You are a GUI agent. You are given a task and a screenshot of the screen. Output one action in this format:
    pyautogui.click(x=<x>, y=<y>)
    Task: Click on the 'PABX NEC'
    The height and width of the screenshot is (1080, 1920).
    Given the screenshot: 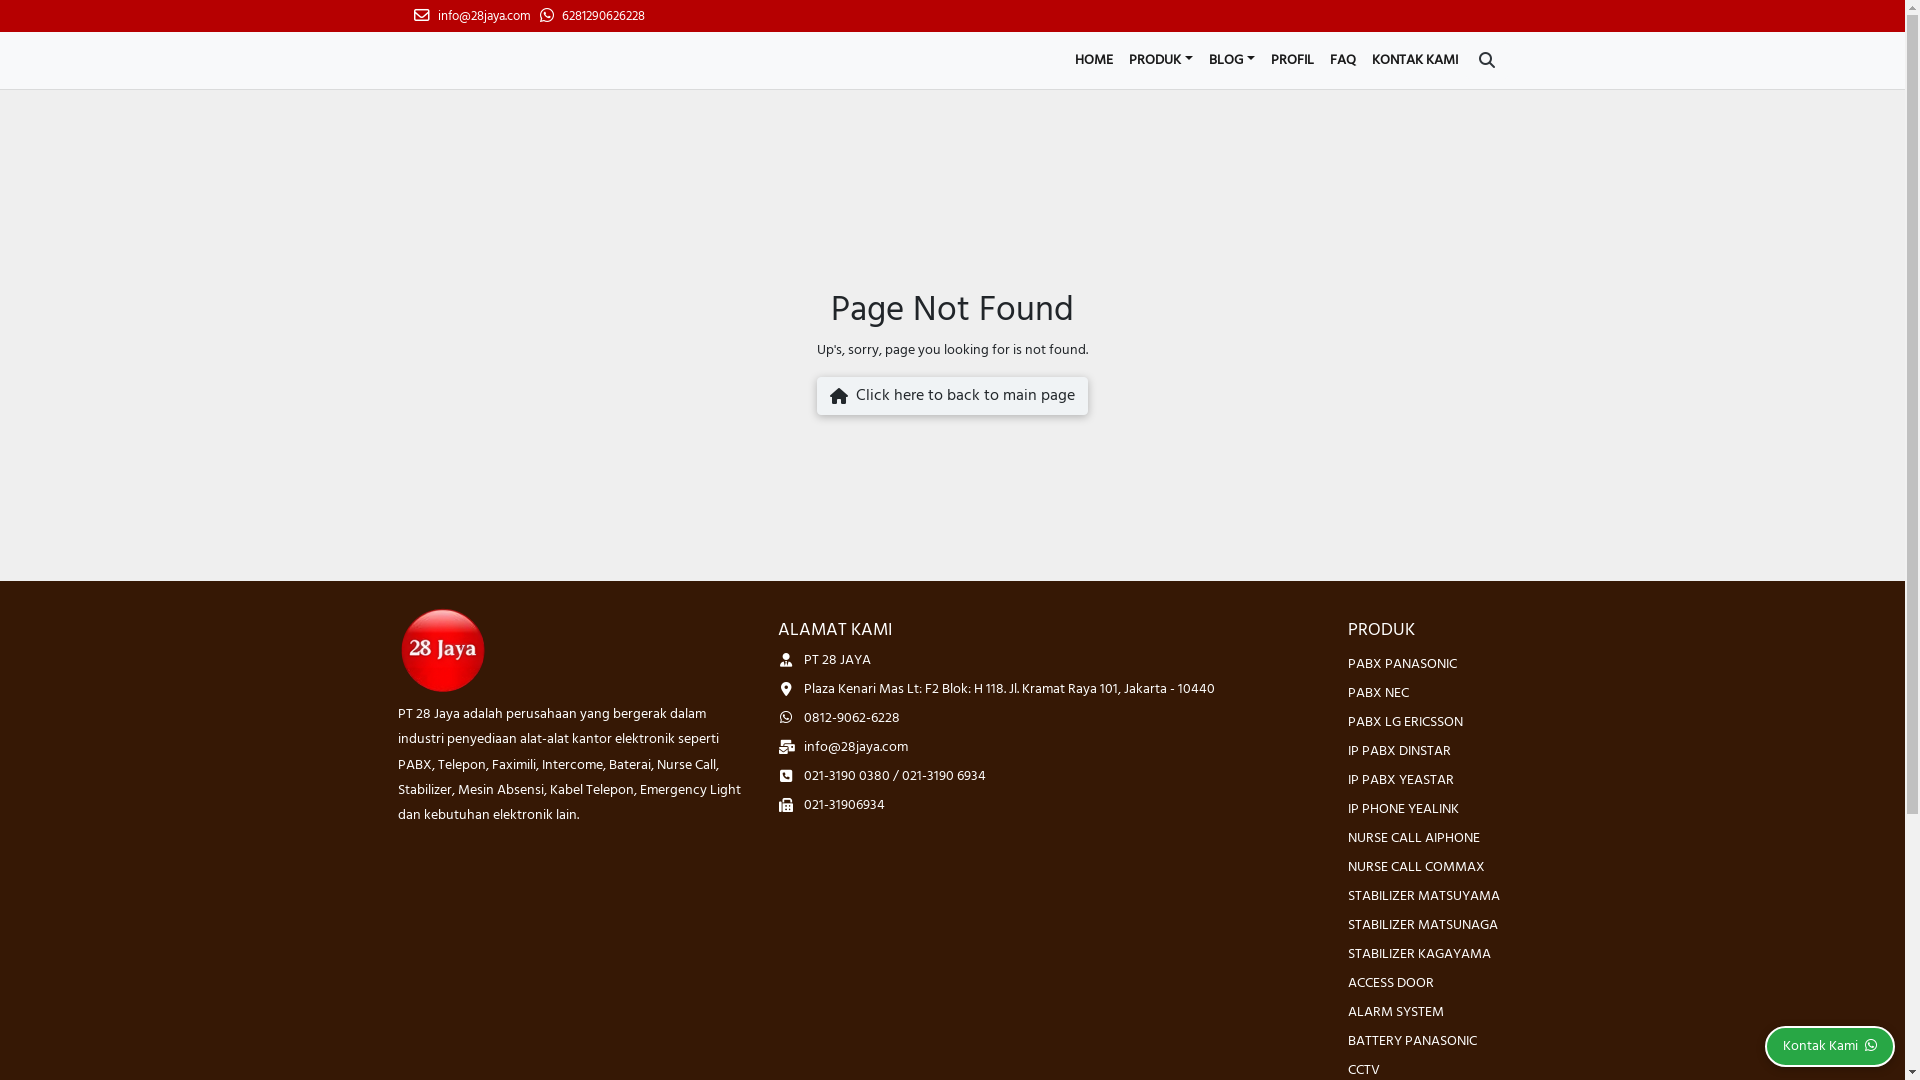 What is the action you would take?
    pyautogui.click(x=1377, y=692)
    